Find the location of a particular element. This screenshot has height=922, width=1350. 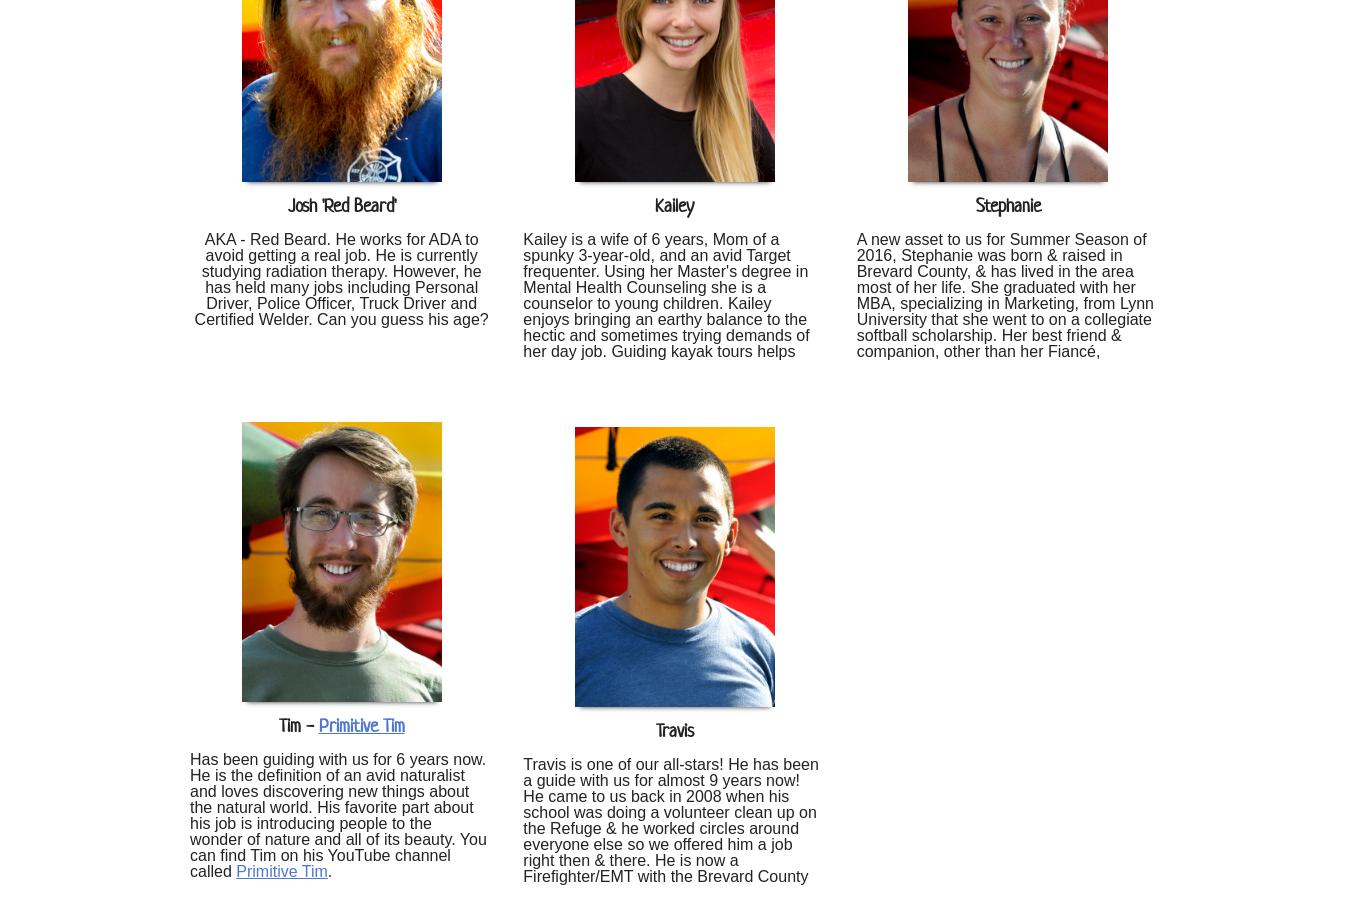

'.' is located at coordinates (328, 869).